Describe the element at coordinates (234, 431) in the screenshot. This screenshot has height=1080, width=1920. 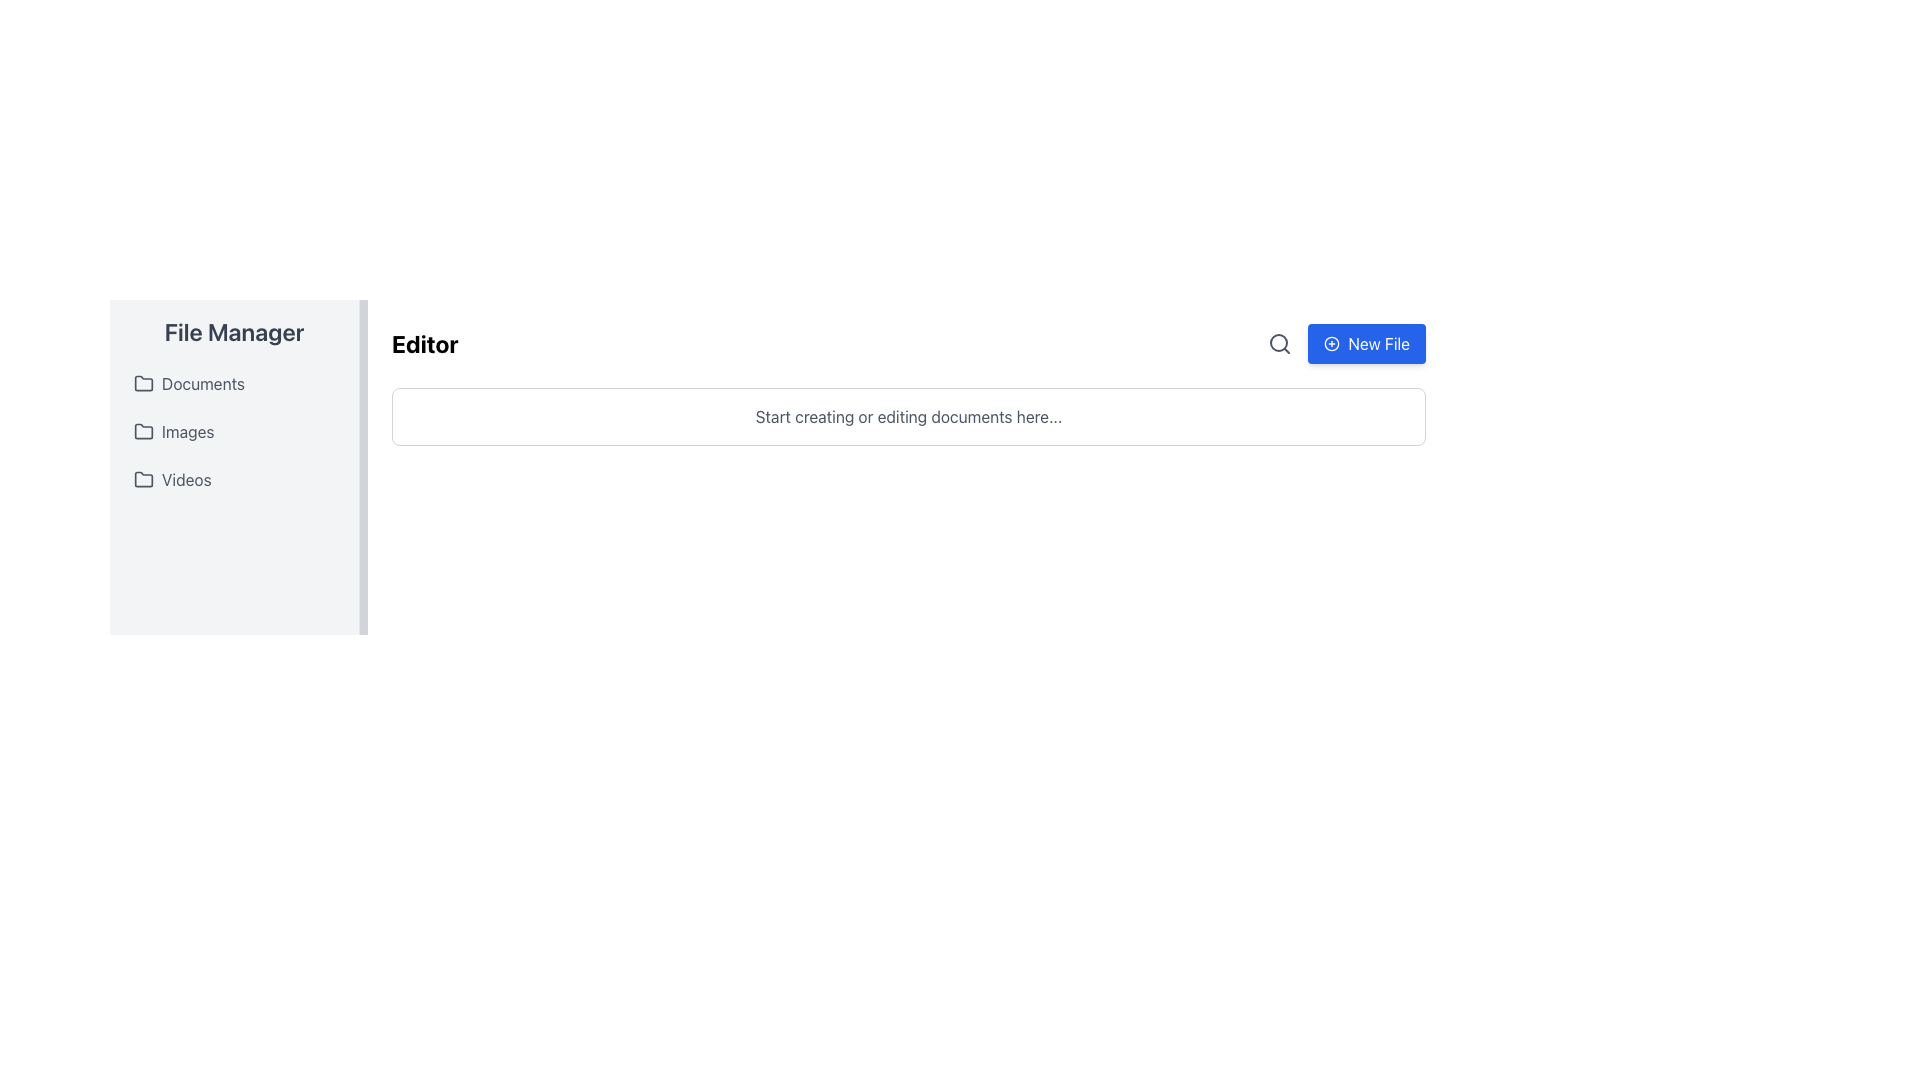
I see `the 'Images' menu option, which is the second item in the vertical list located on the left side of the interface` at that location.